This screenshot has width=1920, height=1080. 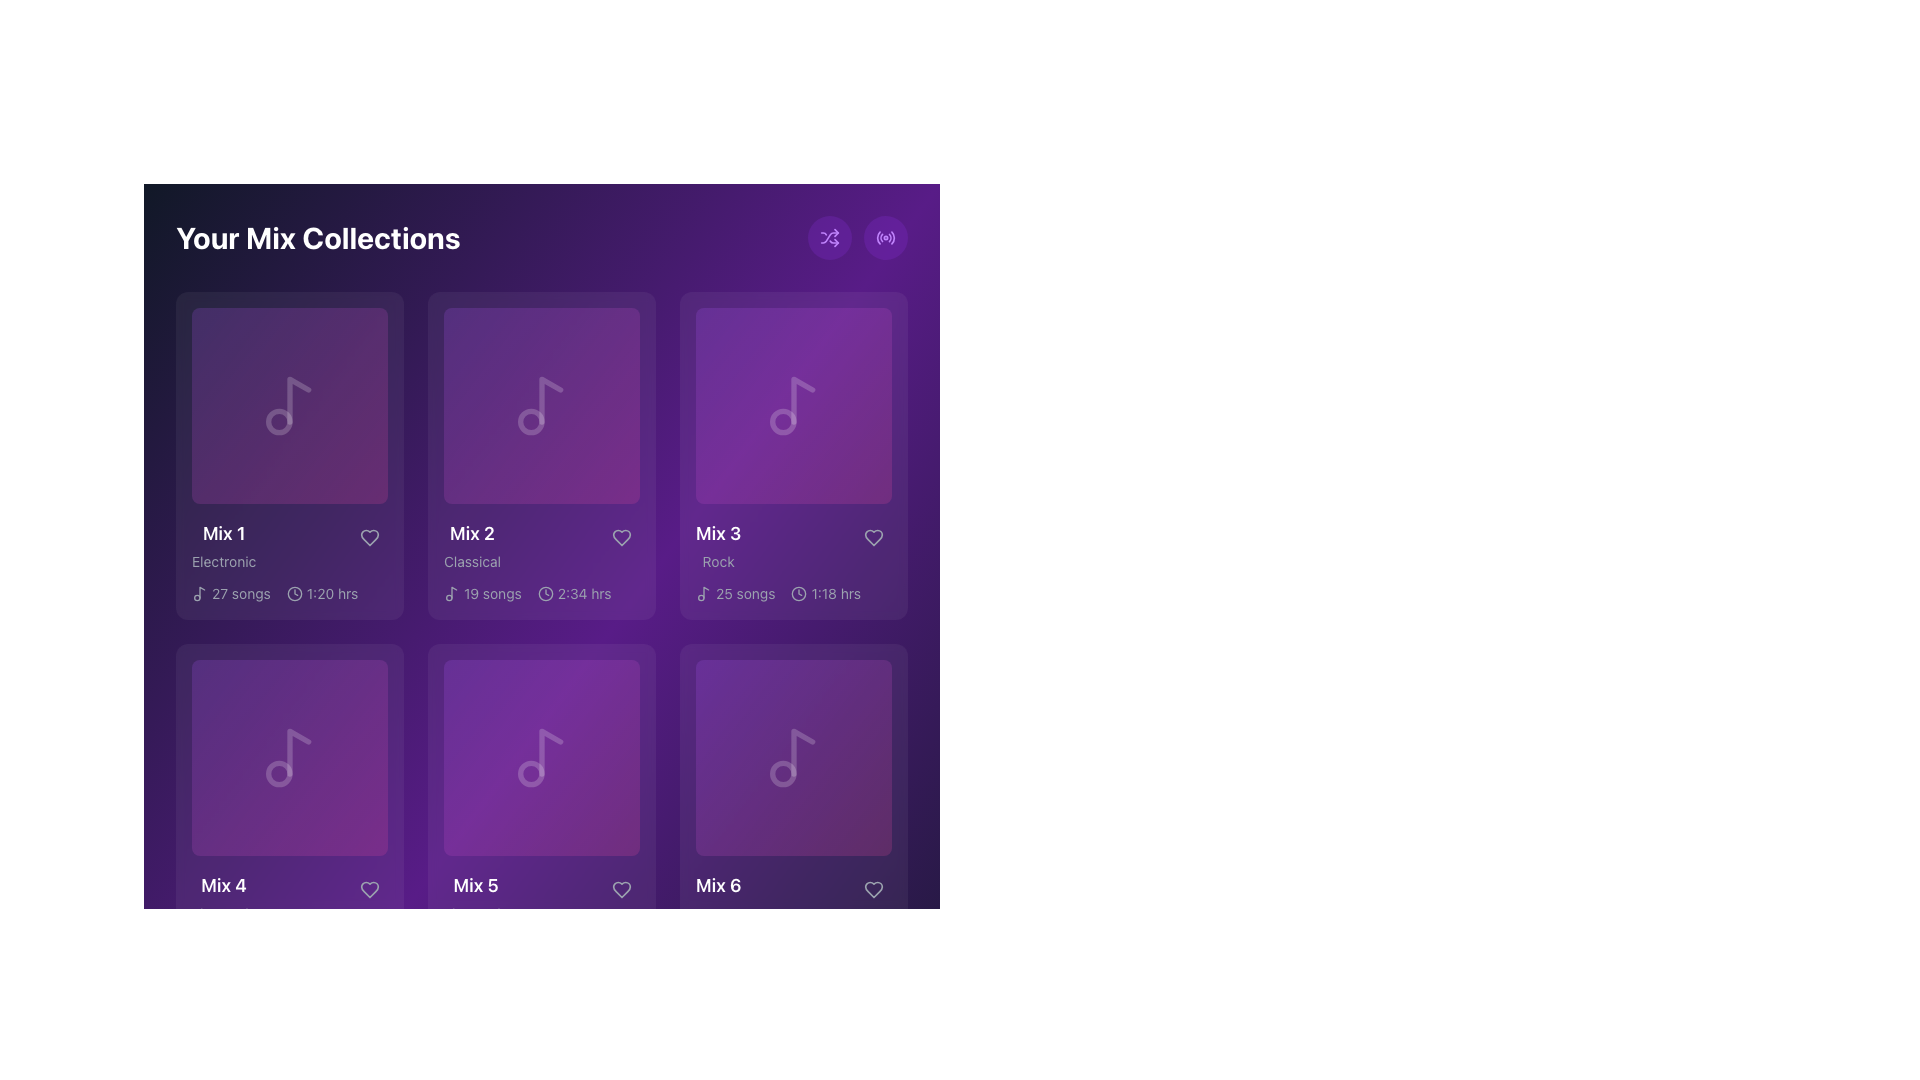 What do you see at coordinates (744, 593) in the screenshot?
I see `information displayed in the Text label indicating the number of songs in the 'Mix 3' collection, located at the bottom-left area of the block adjacent to the music icon` at bounding box center [744, 593].